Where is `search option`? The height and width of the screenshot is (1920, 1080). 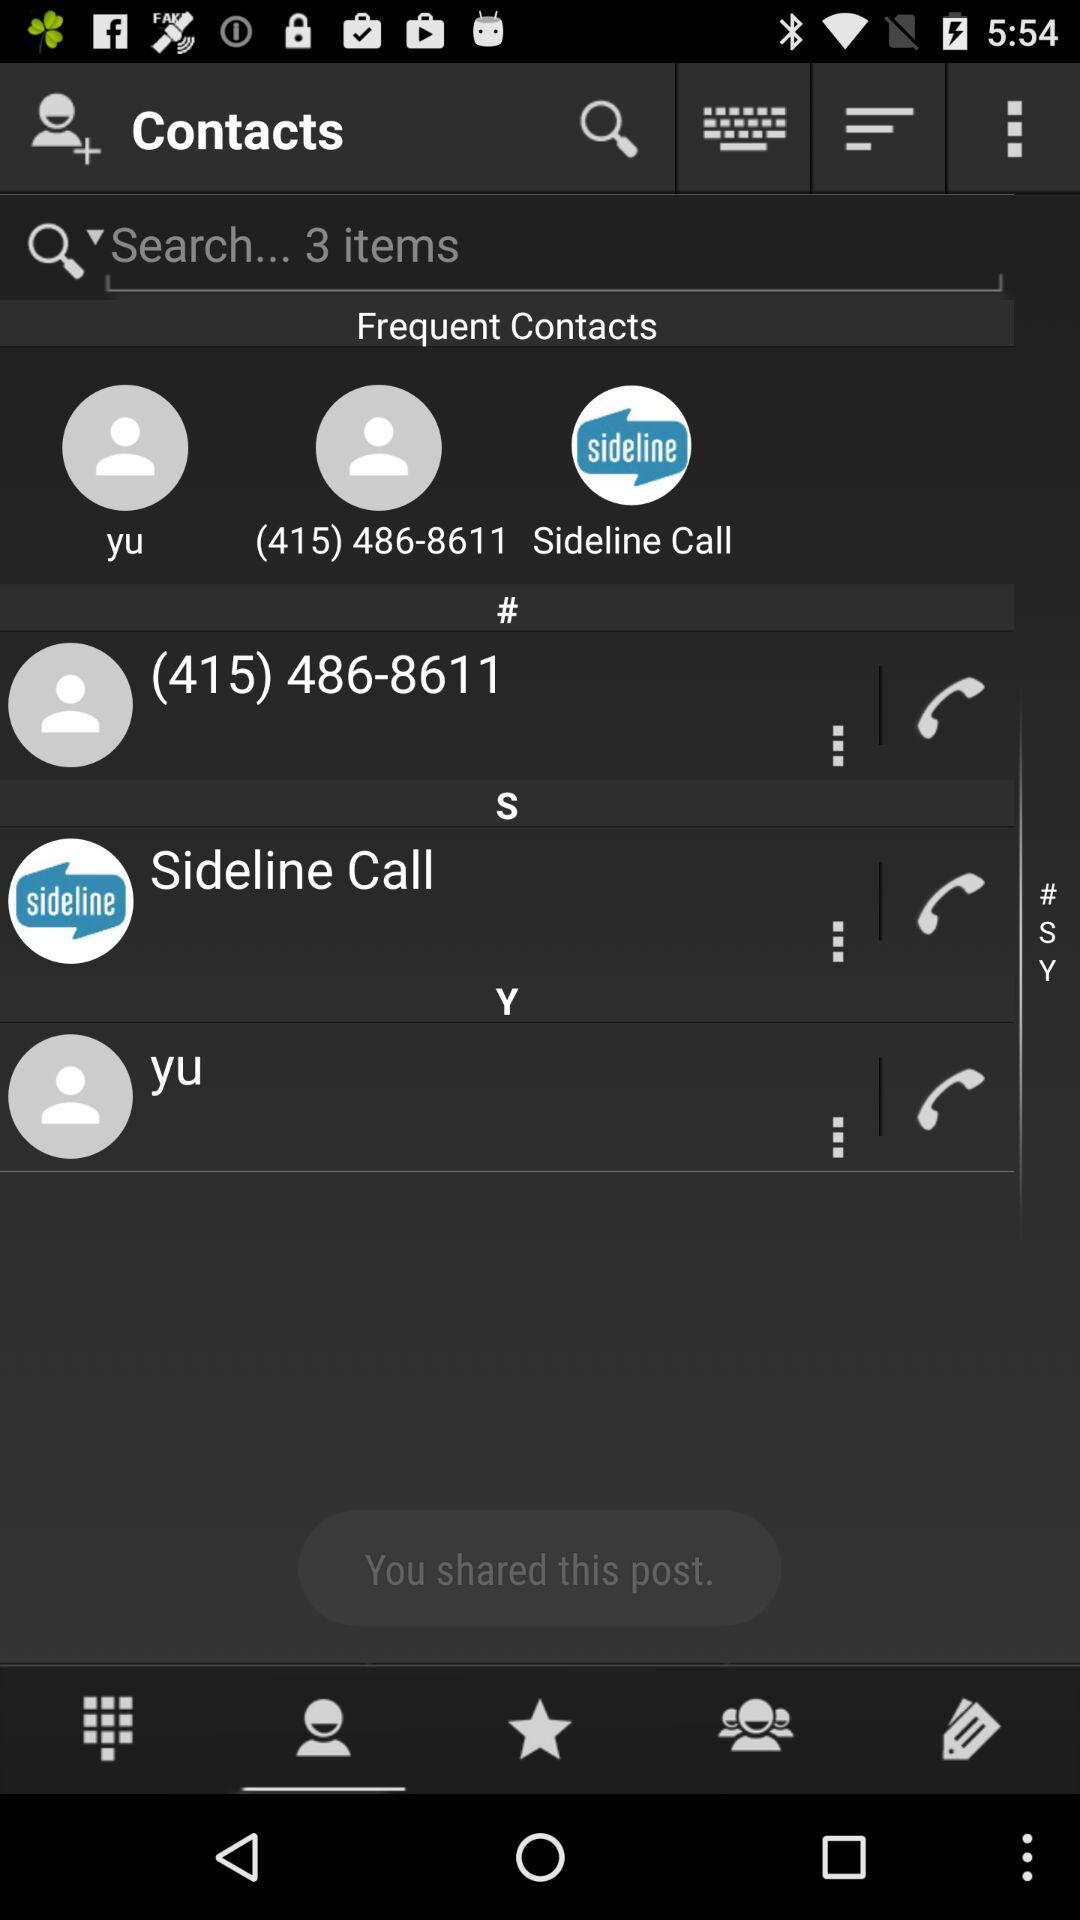 search option is located at coordinates (56, 246).